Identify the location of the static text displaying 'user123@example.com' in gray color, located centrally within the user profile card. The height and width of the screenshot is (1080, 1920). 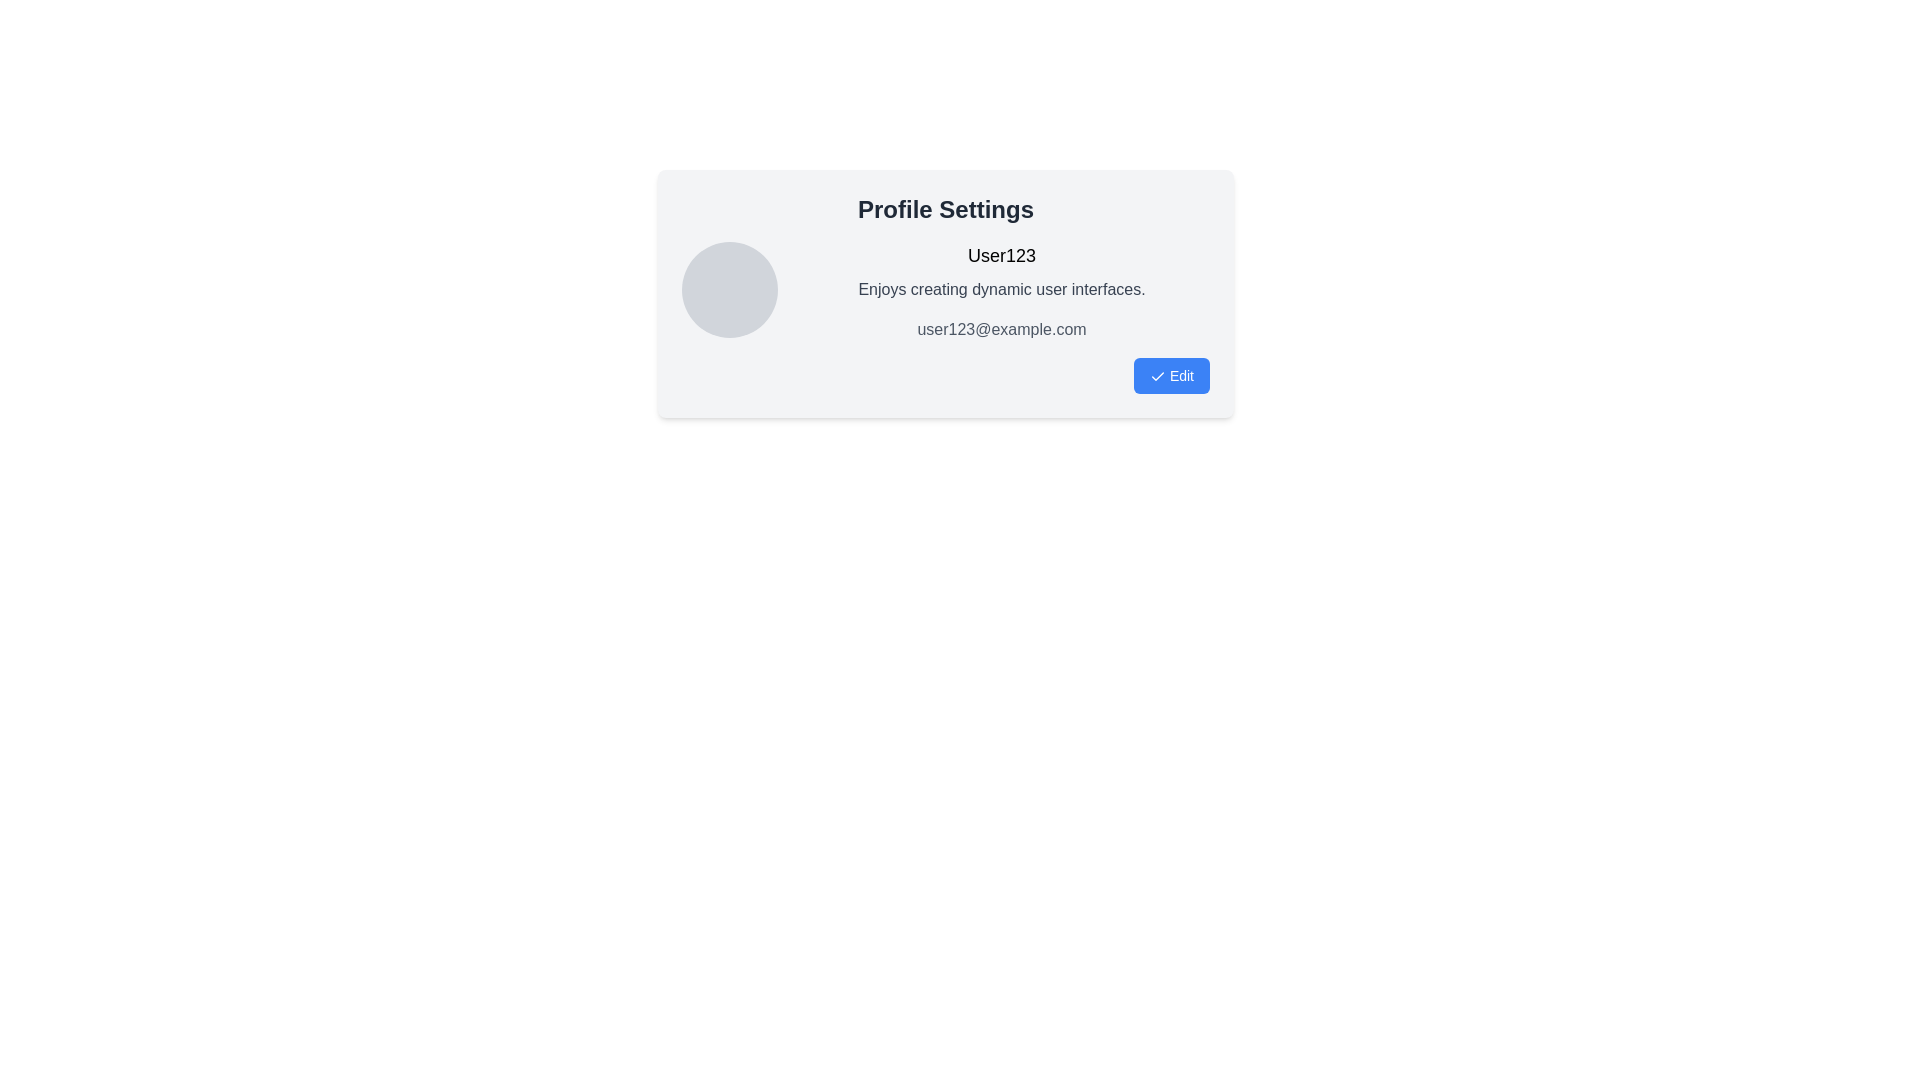
(1002, 329).